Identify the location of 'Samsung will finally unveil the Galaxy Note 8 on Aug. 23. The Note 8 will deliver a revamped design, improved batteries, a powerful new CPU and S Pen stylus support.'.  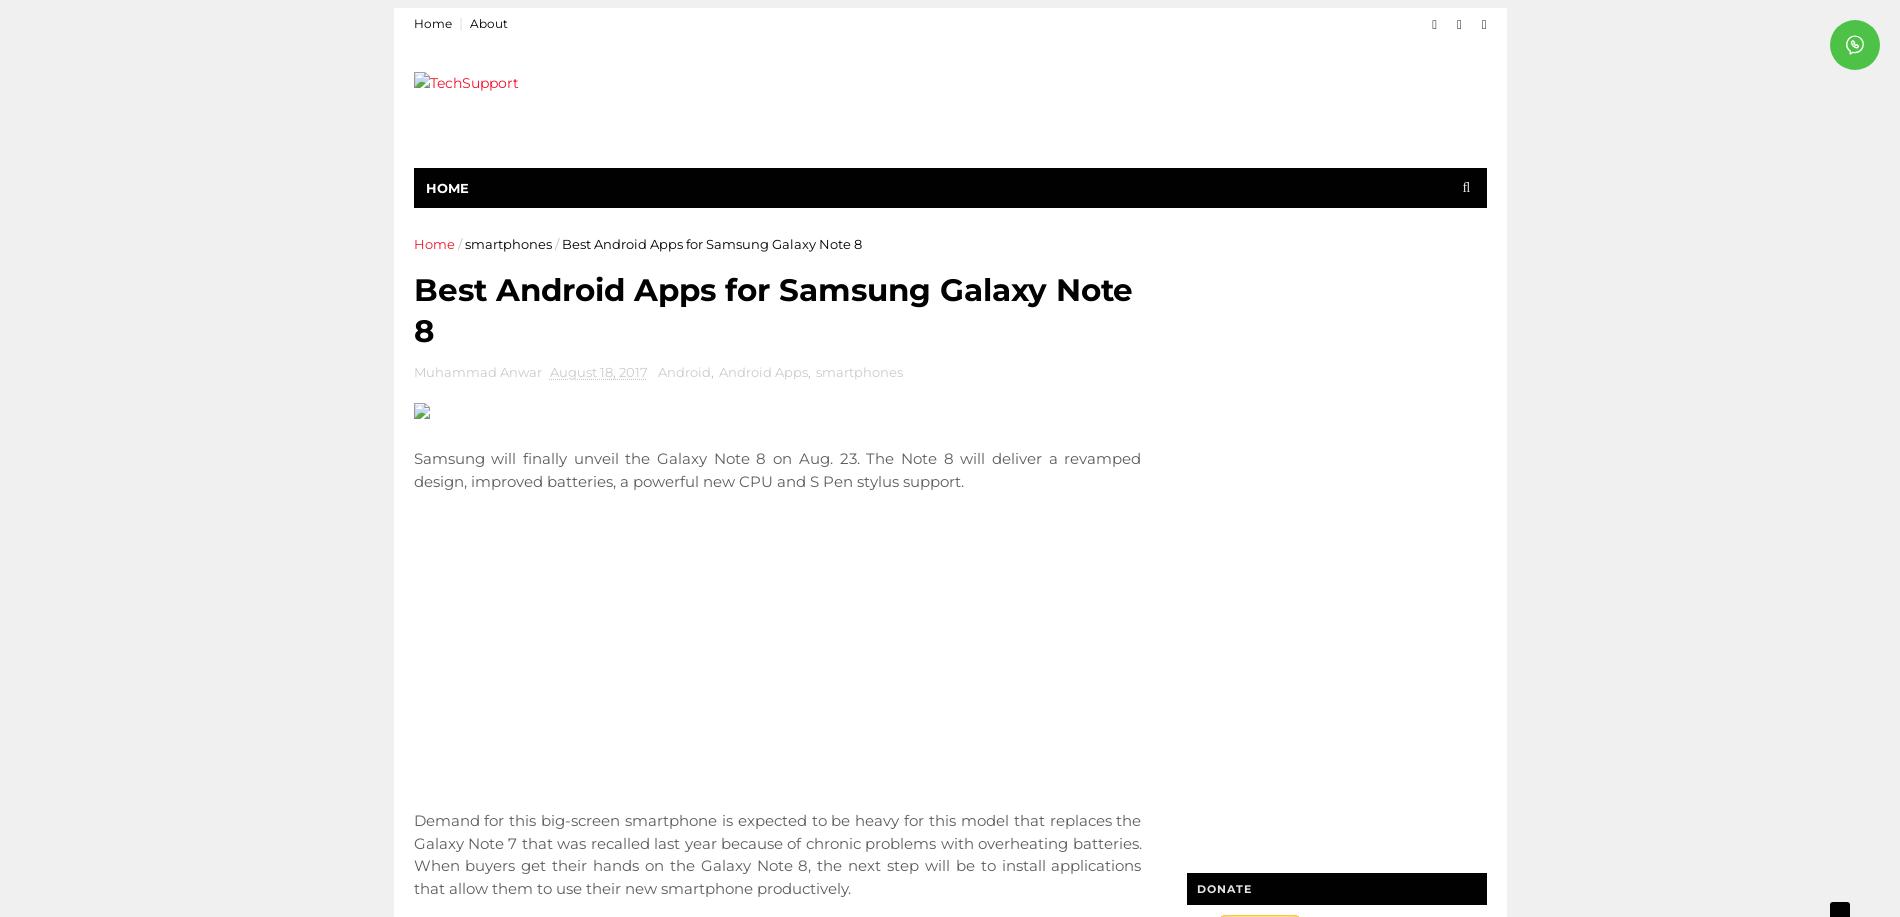
(775, 468).